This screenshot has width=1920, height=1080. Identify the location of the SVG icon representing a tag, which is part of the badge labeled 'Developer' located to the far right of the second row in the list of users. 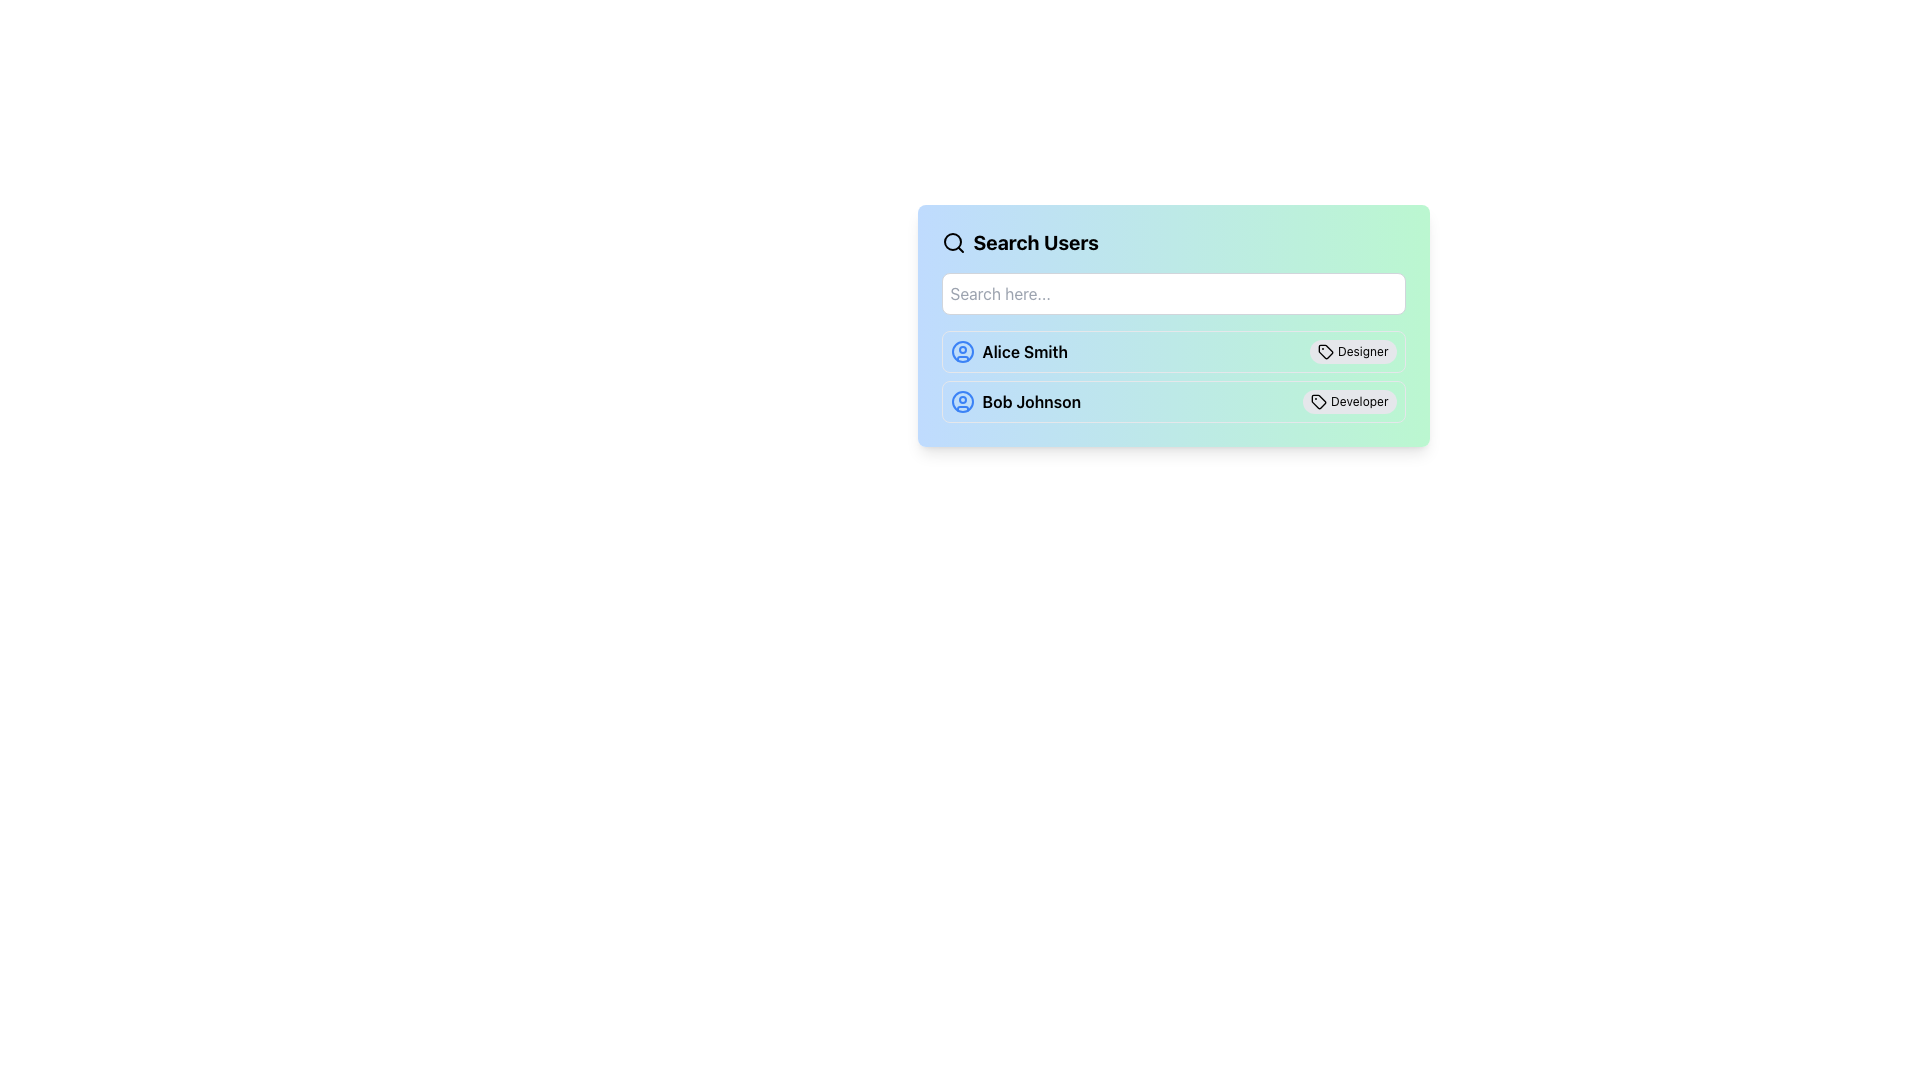
(1319, 401).